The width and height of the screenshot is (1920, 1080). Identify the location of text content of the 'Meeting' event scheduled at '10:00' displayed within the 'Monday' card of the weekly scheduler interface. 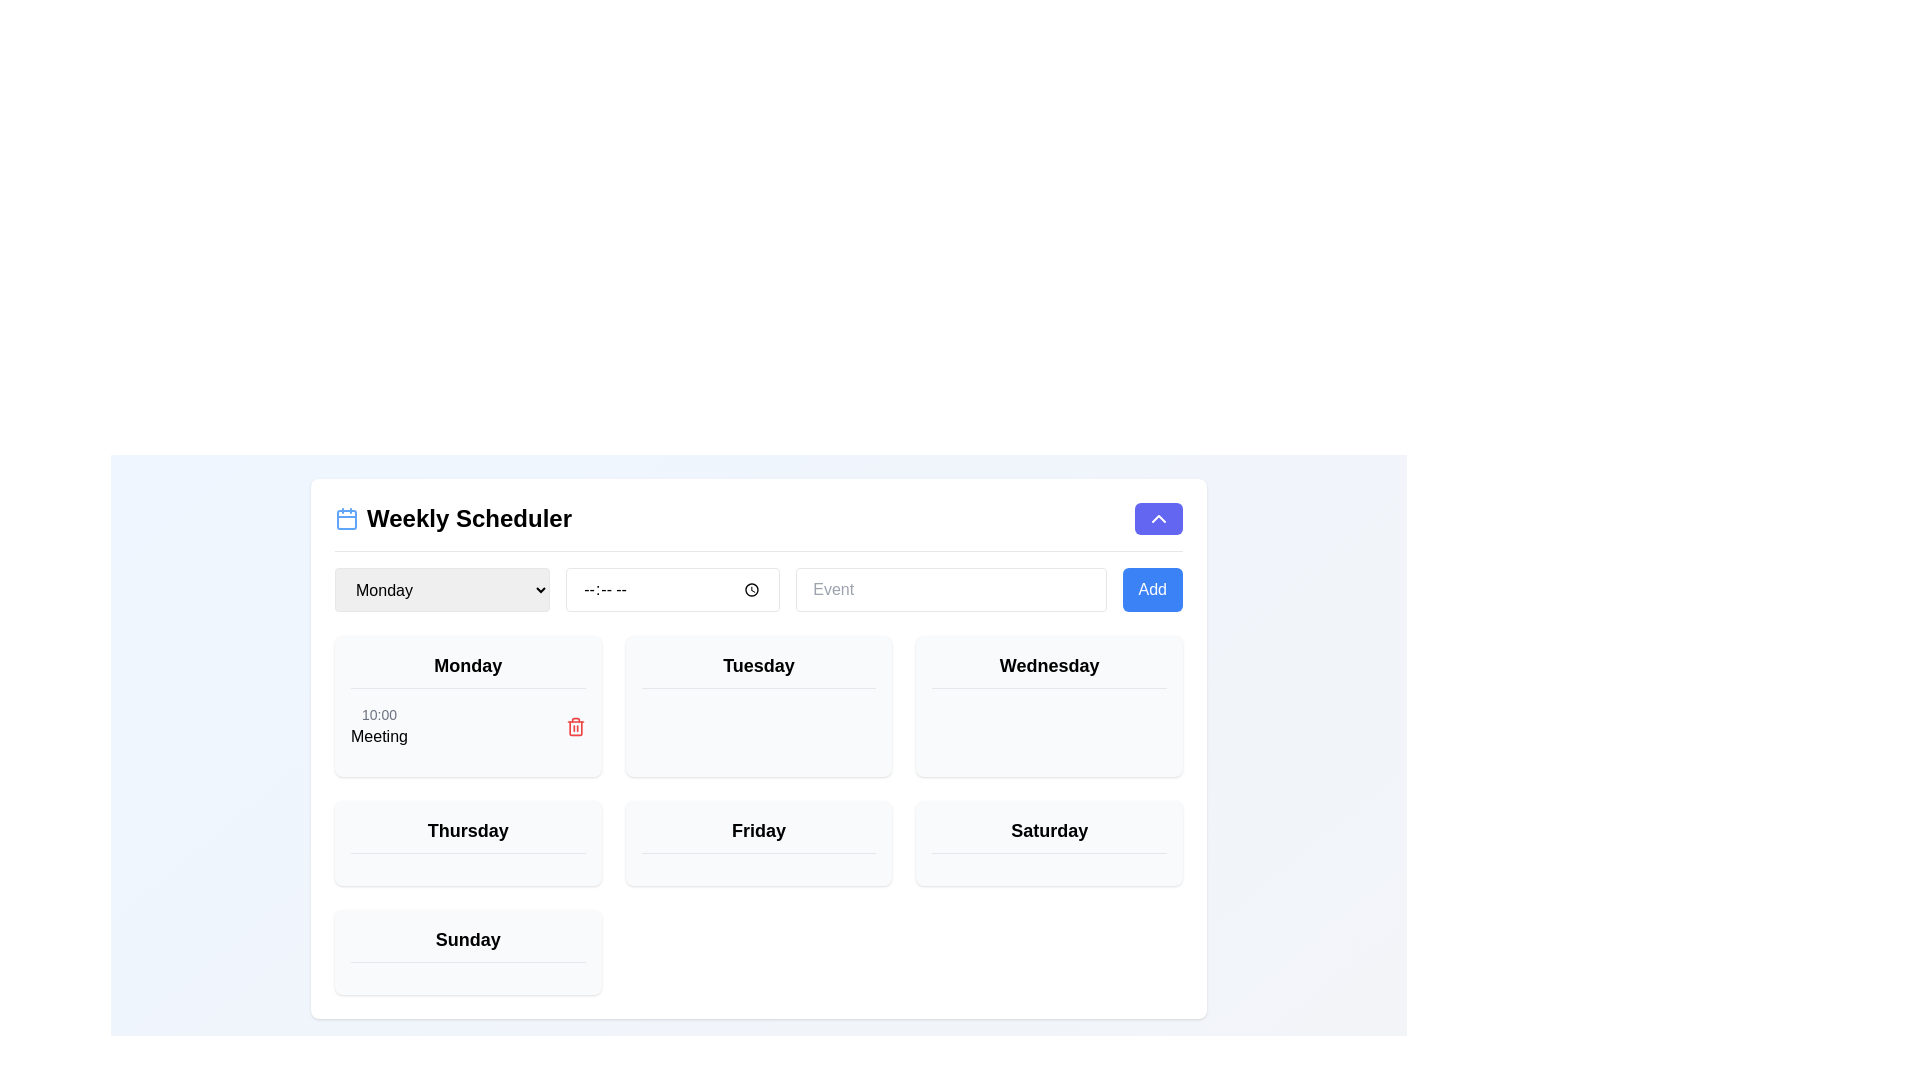
(379, 726).